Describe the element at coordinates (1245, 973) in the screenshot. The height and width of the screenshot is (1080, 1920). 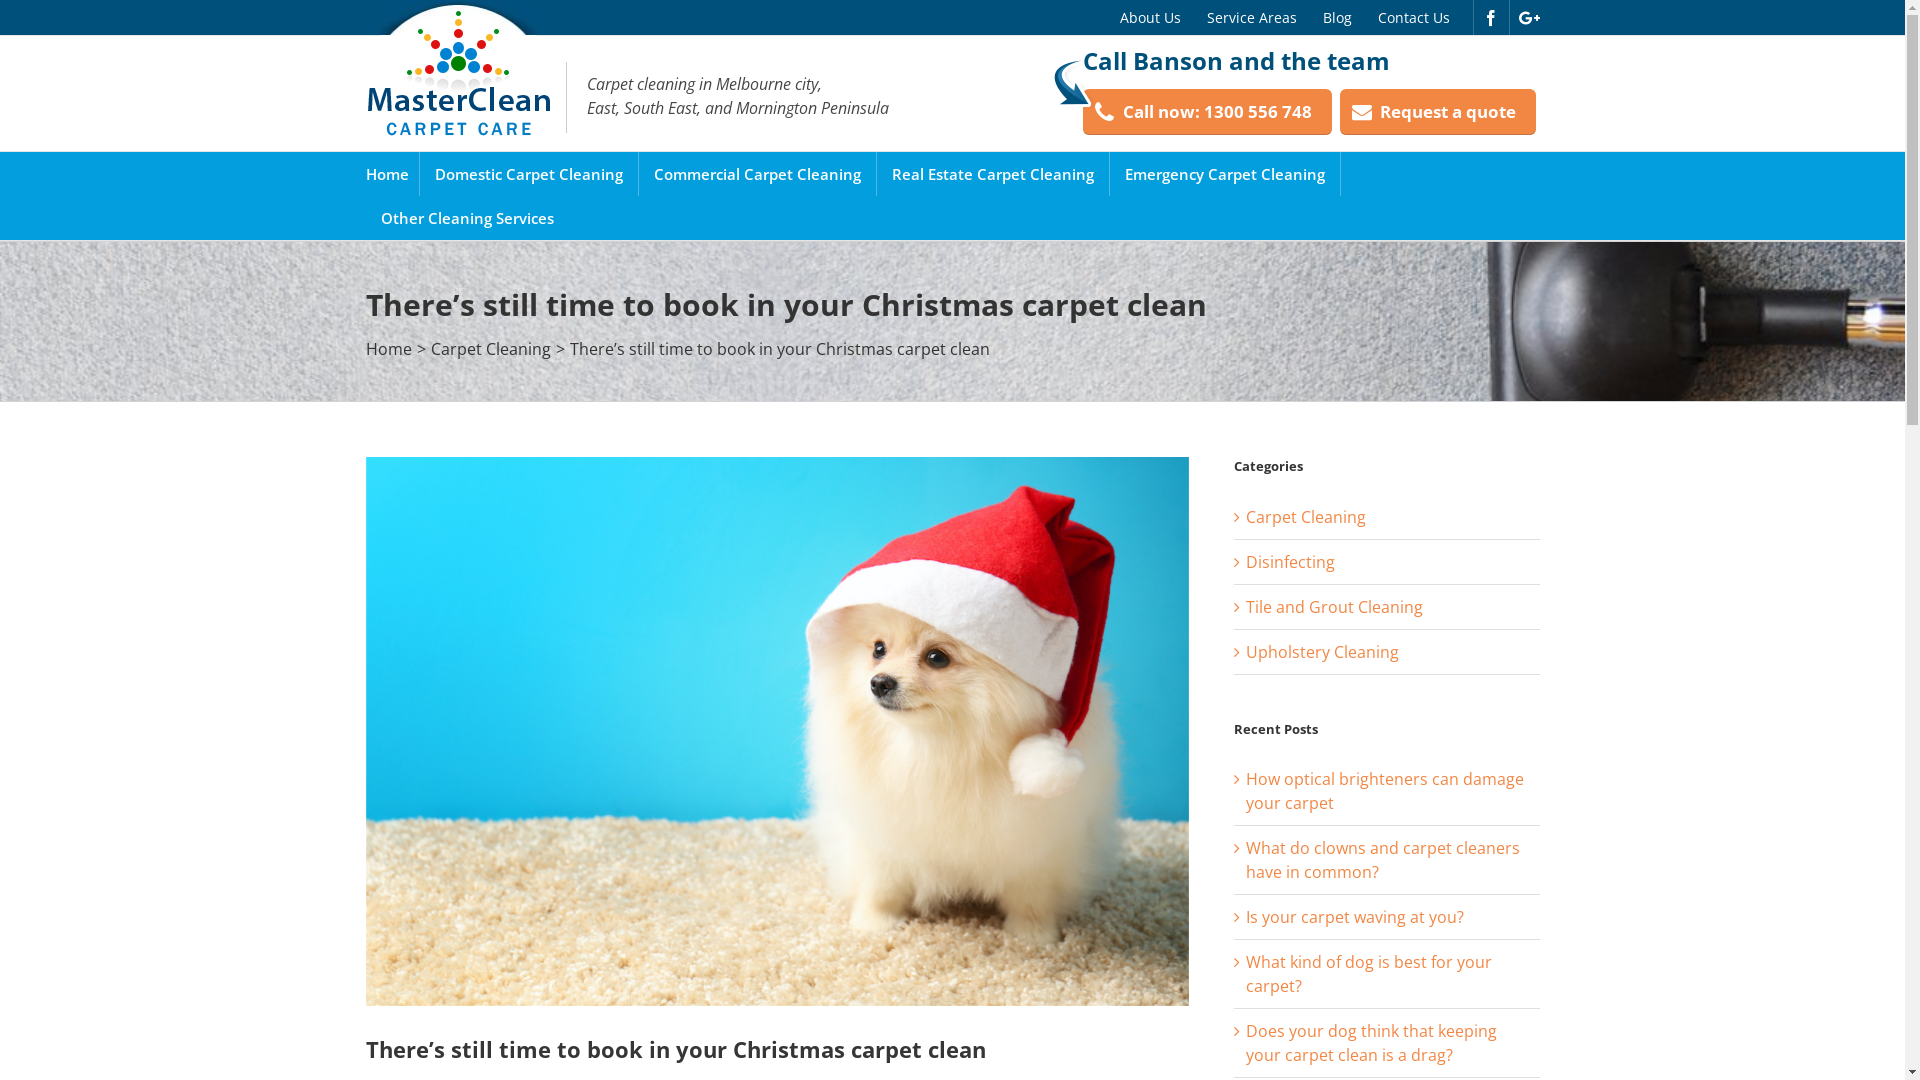
I see `'What kind of dog is best for your carpet?'` at that location.